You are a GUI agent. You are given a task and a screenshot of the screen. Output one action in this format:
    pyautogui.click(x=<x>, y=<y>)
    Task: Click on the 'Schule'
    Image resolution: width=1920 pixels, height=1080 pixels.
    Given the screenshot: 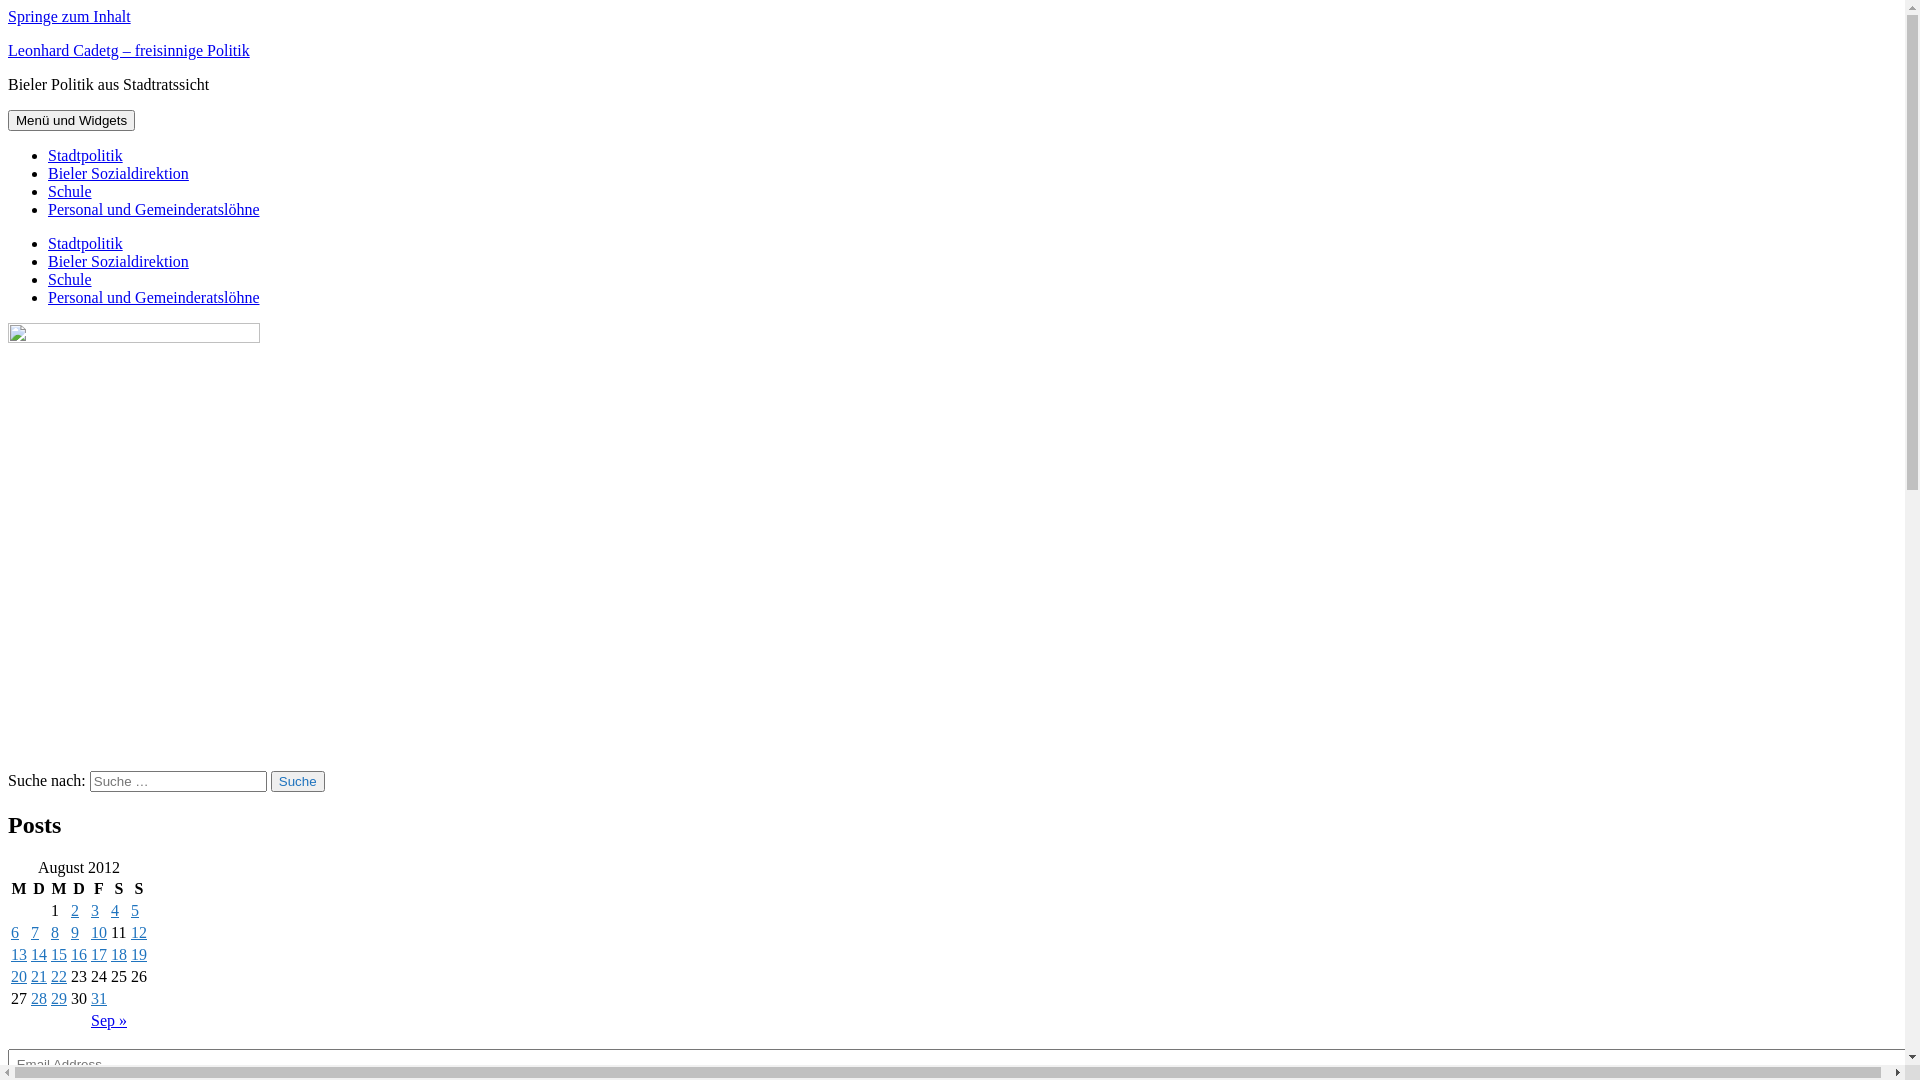 What is the action you would take?
    pyautogui.click(x=48, y=191)
    